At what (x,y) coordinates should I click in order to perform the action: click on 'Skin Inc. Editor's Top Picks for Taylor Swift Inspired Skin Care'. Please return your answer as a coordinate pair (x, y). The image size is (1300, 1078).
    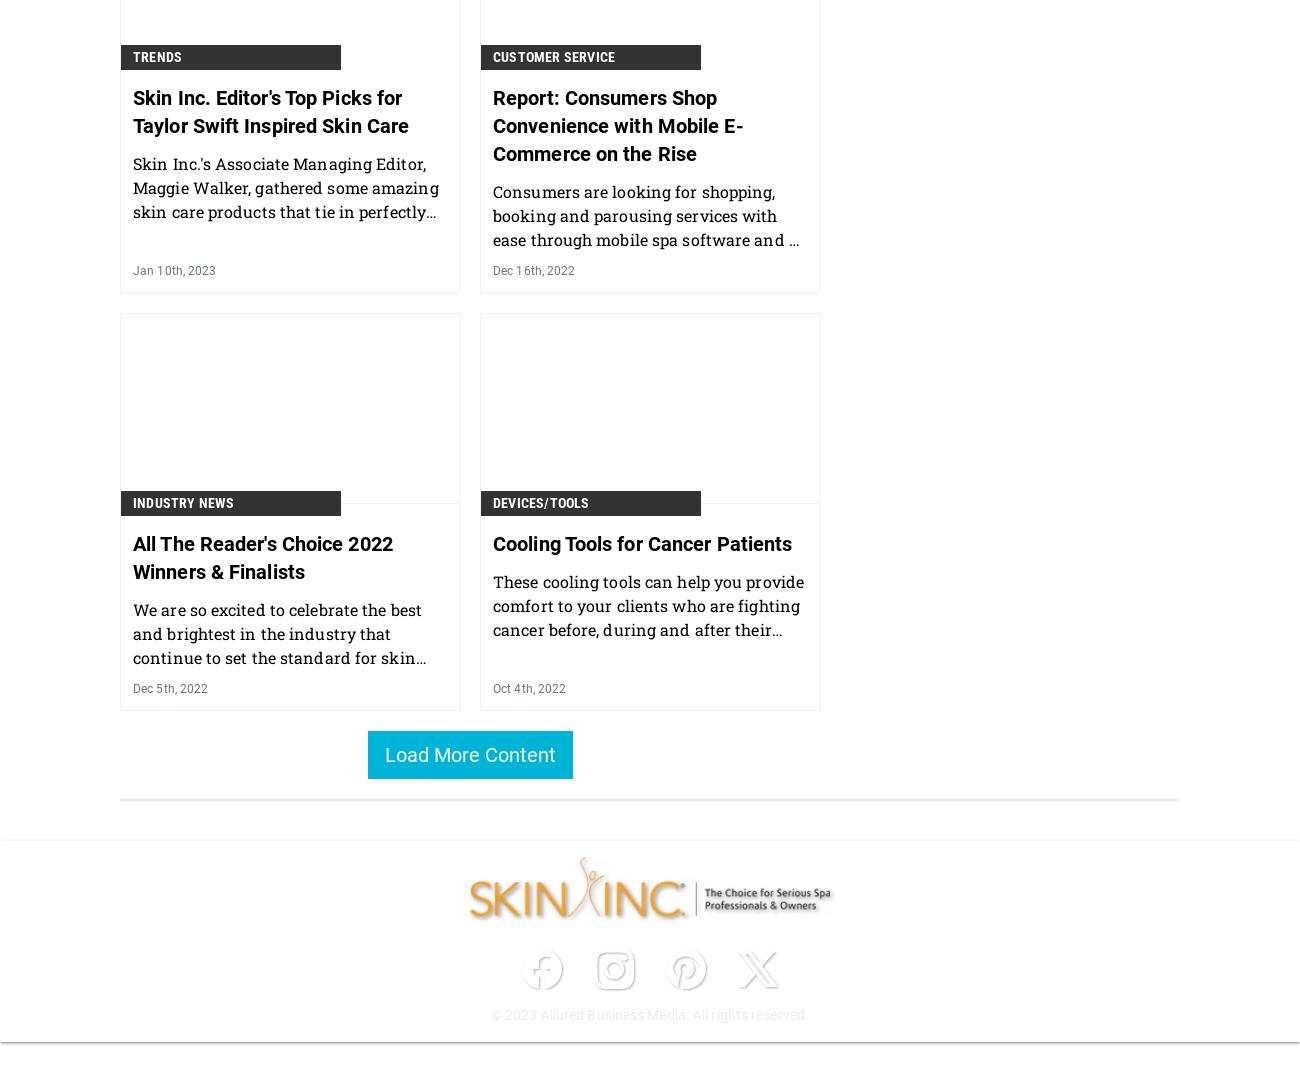
    Looking at the image, I should click on (131, 110).